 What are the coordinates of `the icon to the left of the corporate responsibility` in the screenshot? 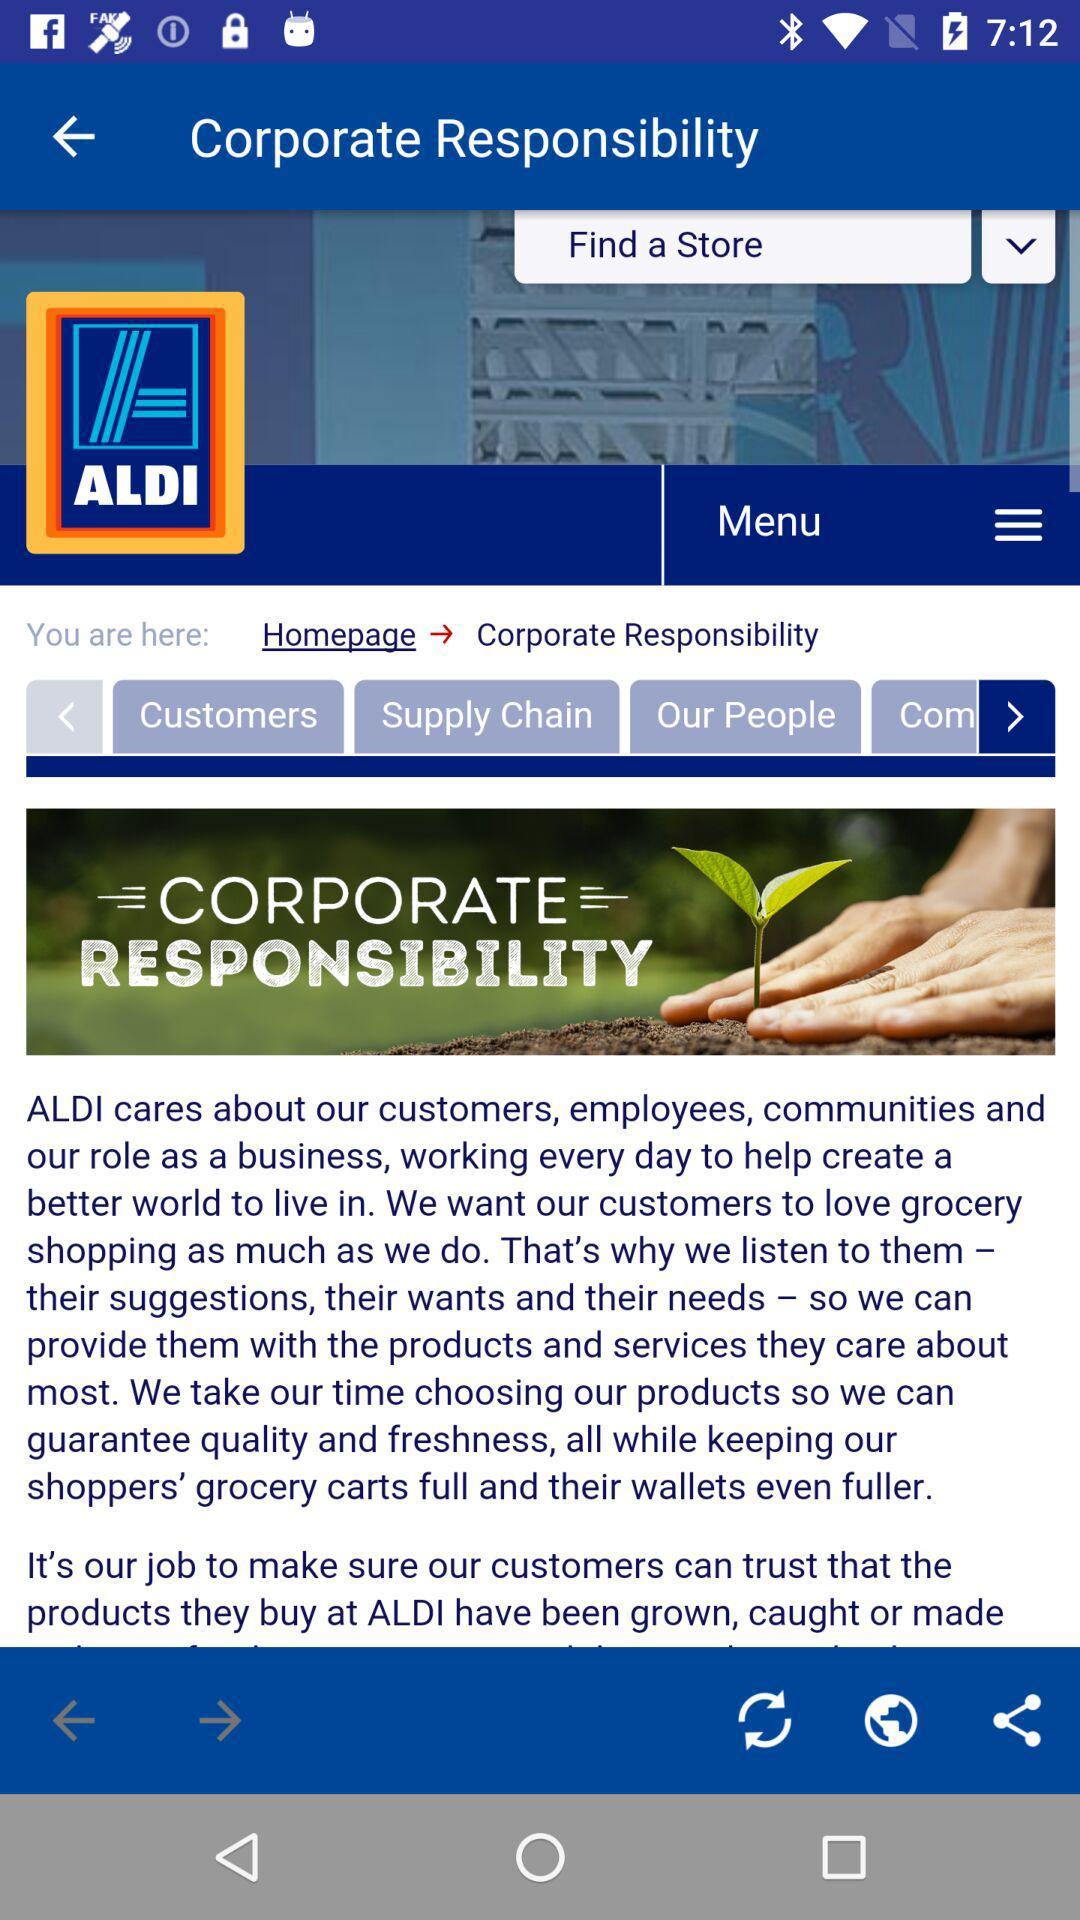 It's located at (72, 135).